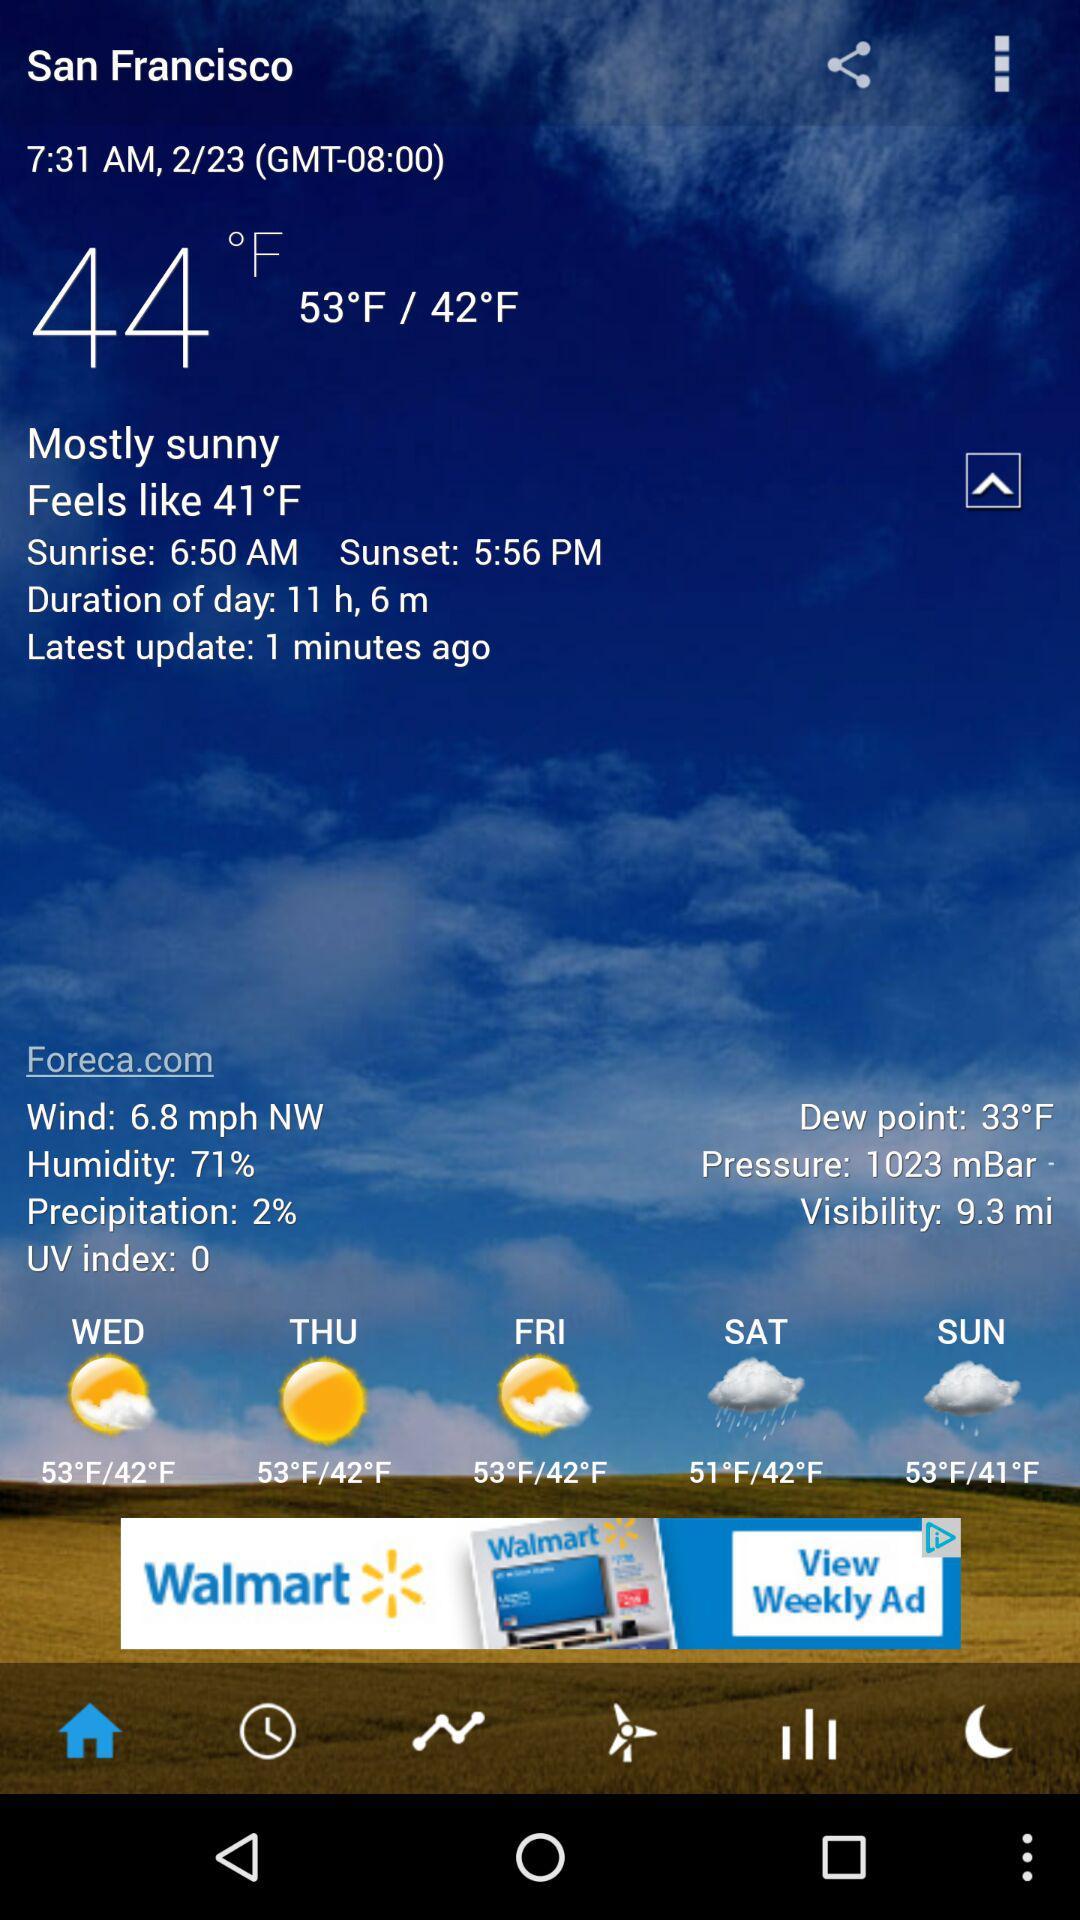 Image resolution: width=1080 pixels, height=1920 pixels. I want to click on the more icon, so click(1002, 68).